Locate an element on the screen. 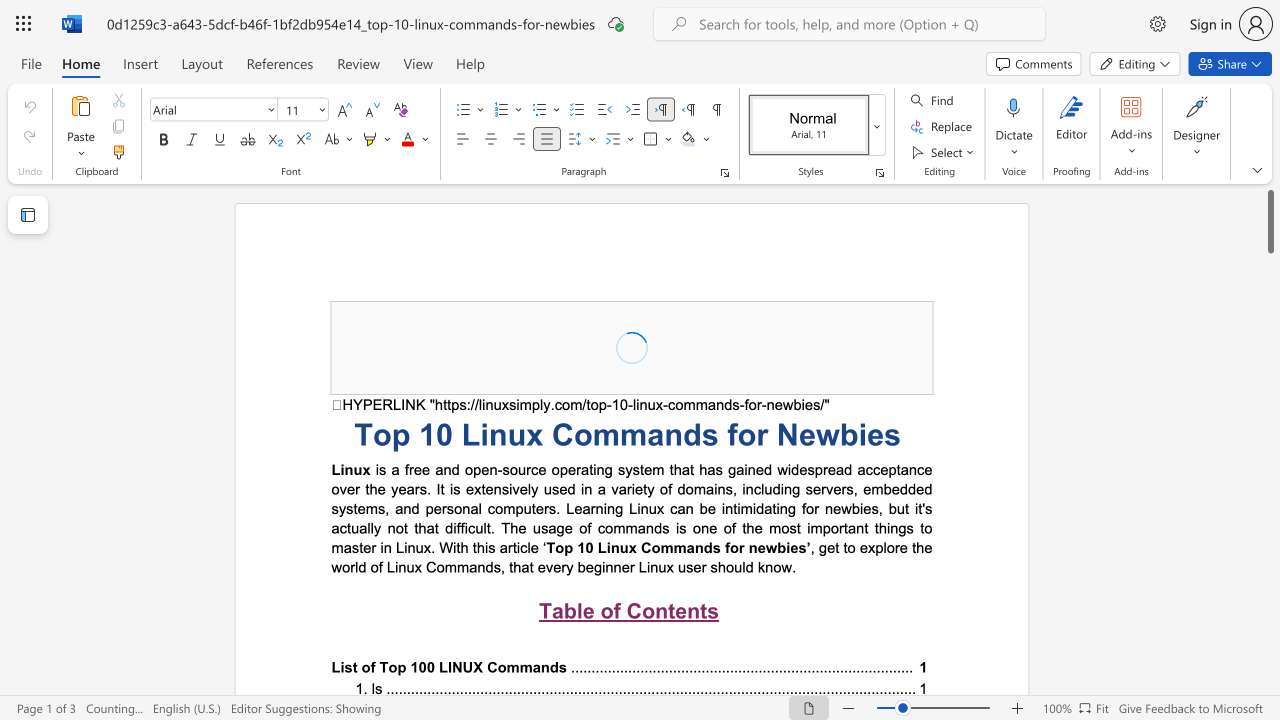 The height and width of the screenshot is (720, 1280). the scrollbar on the right to move the page downward is located at coordinates (1269, 640).